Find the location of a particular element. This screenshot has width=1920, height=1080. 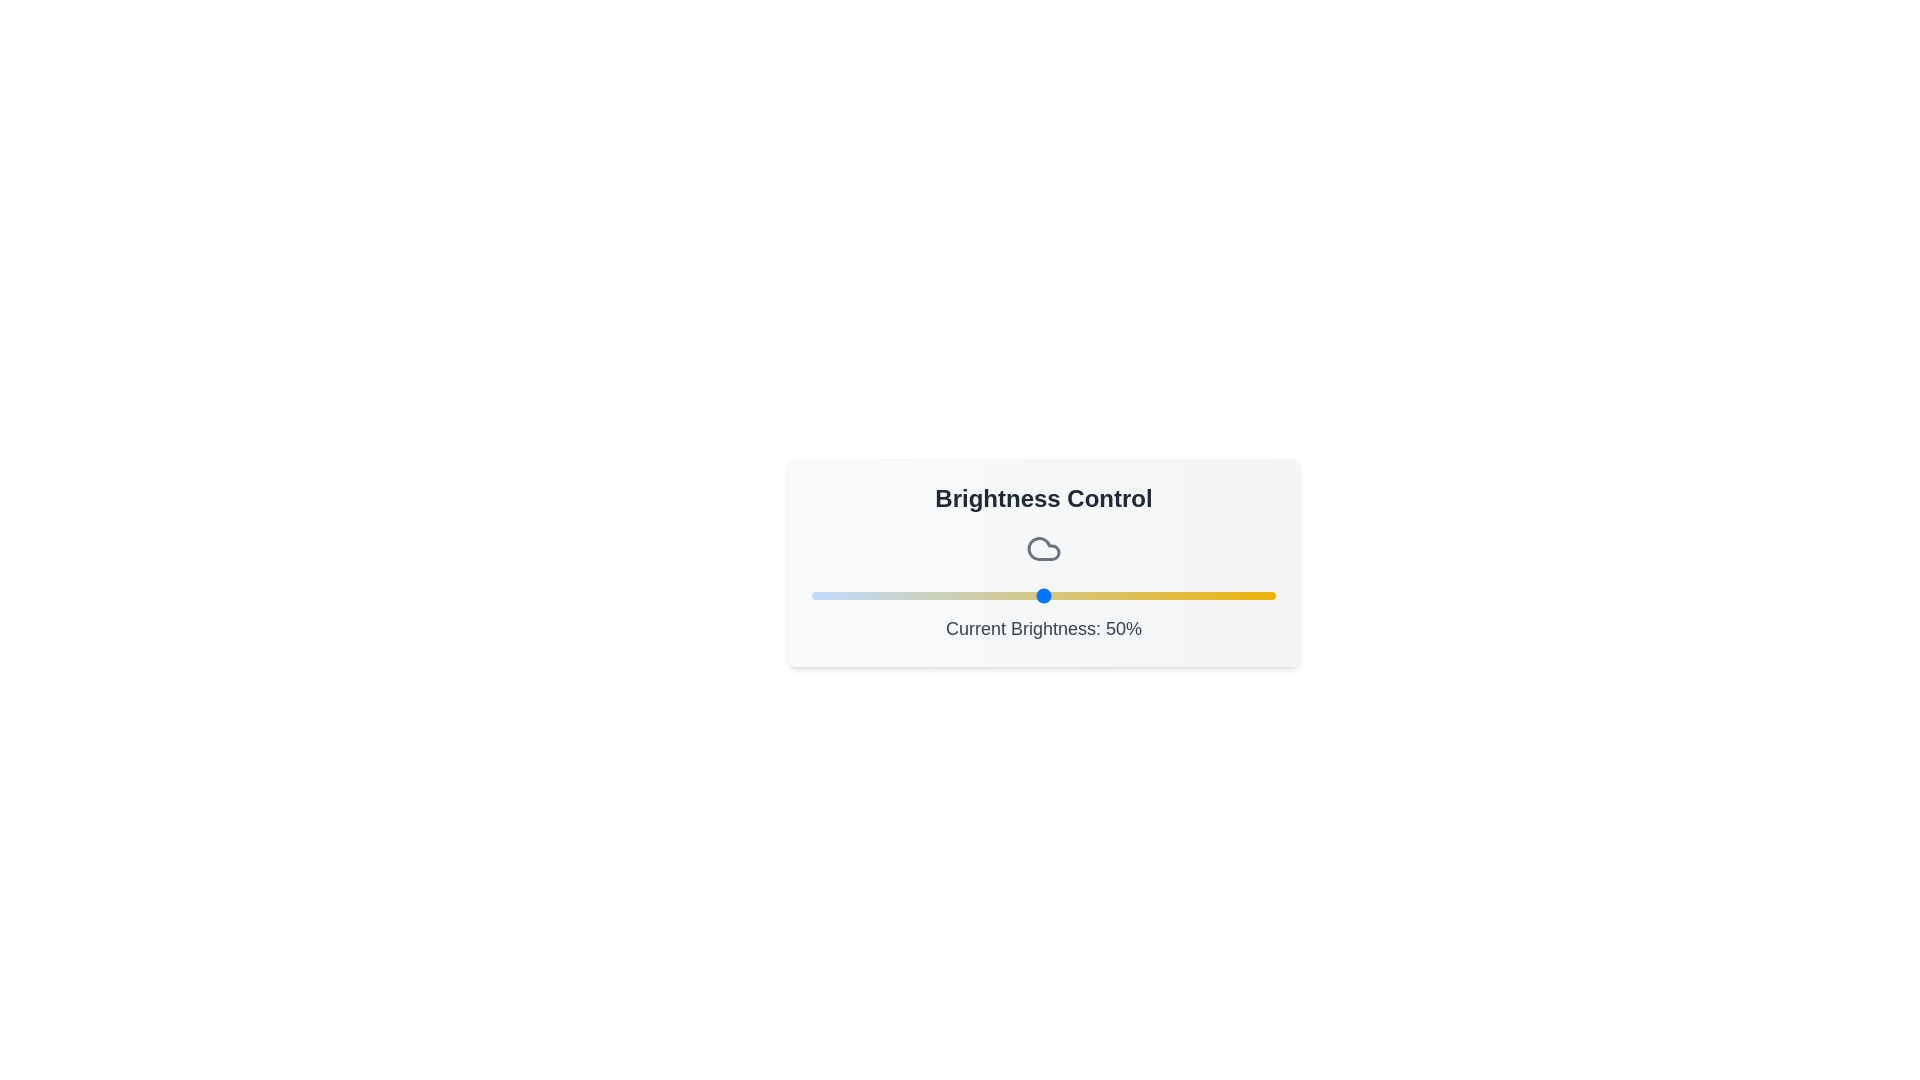

the brightness level to 88% by interacting with the slider is located at coordinates (1219, 595).